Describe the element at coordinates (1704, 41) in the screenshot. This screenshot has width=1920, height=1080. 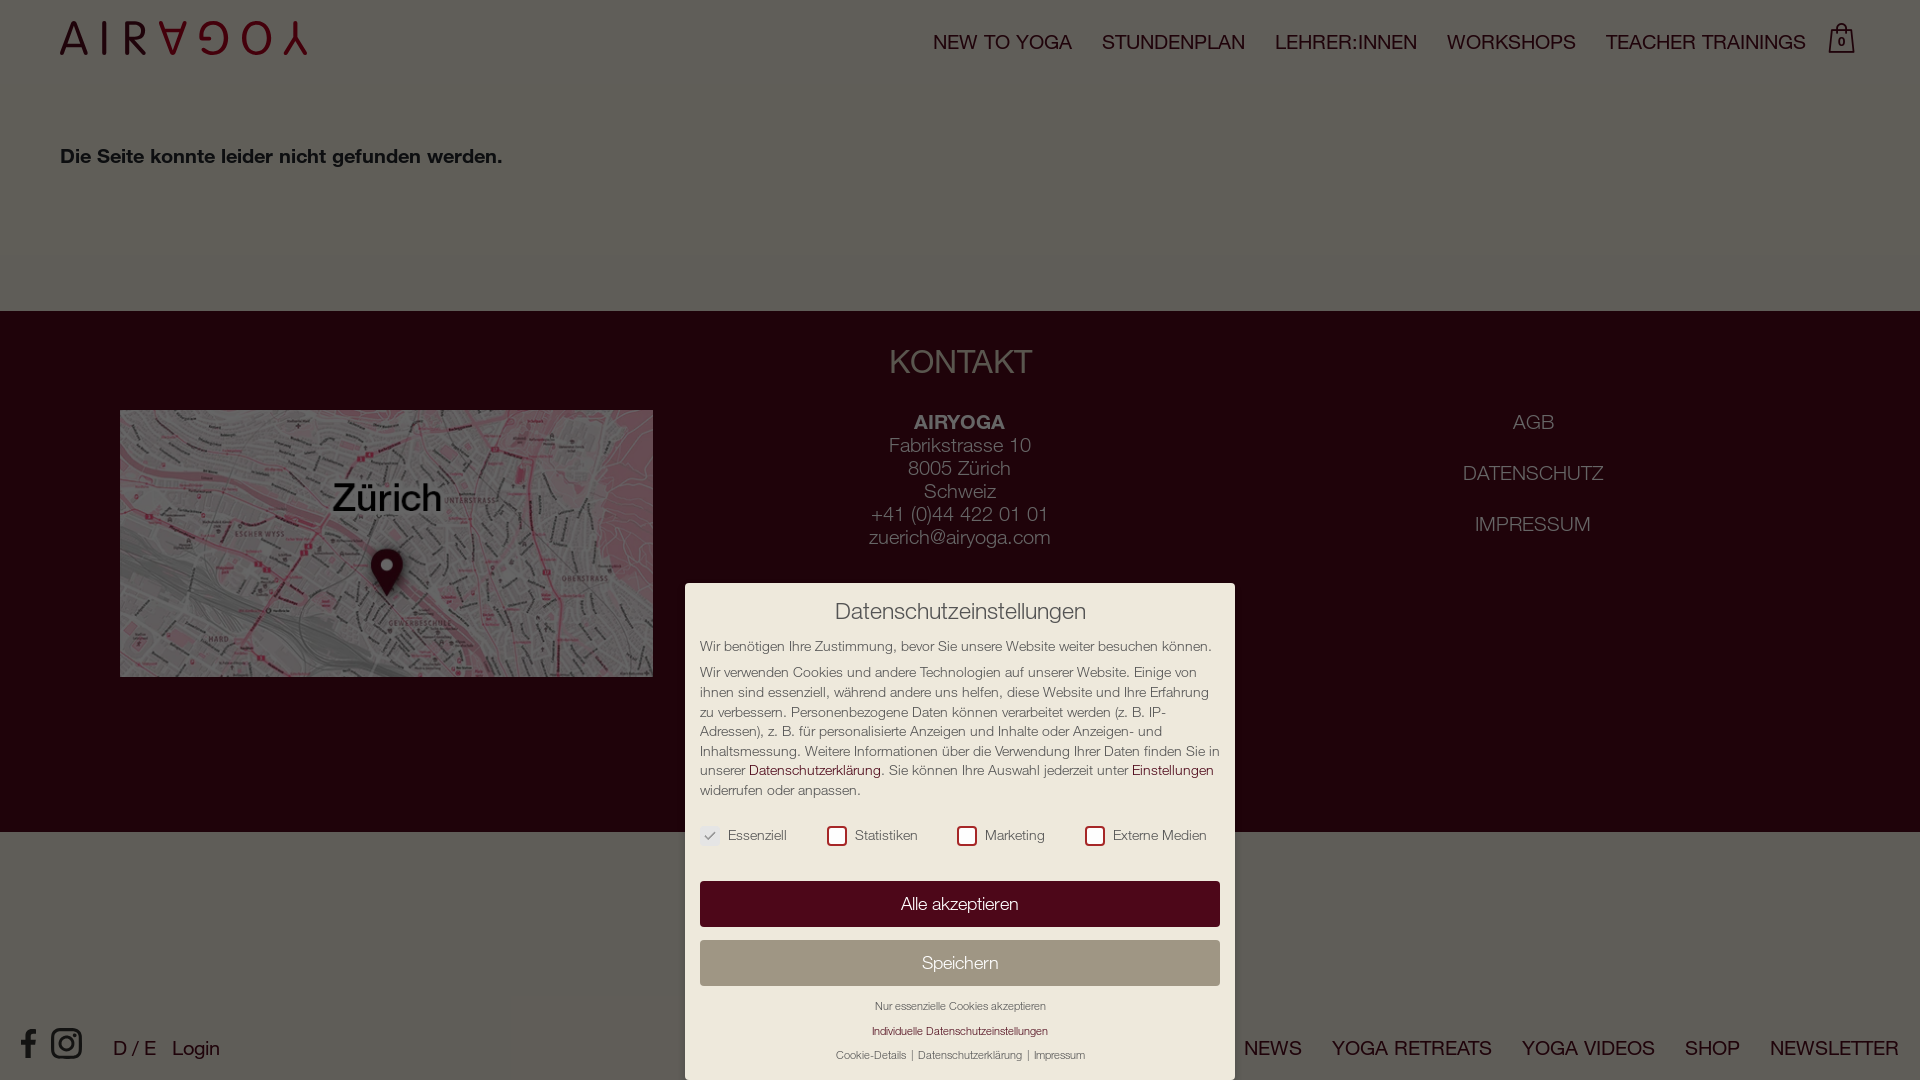
I see `'TEACHER TRAININGS'` at that location.